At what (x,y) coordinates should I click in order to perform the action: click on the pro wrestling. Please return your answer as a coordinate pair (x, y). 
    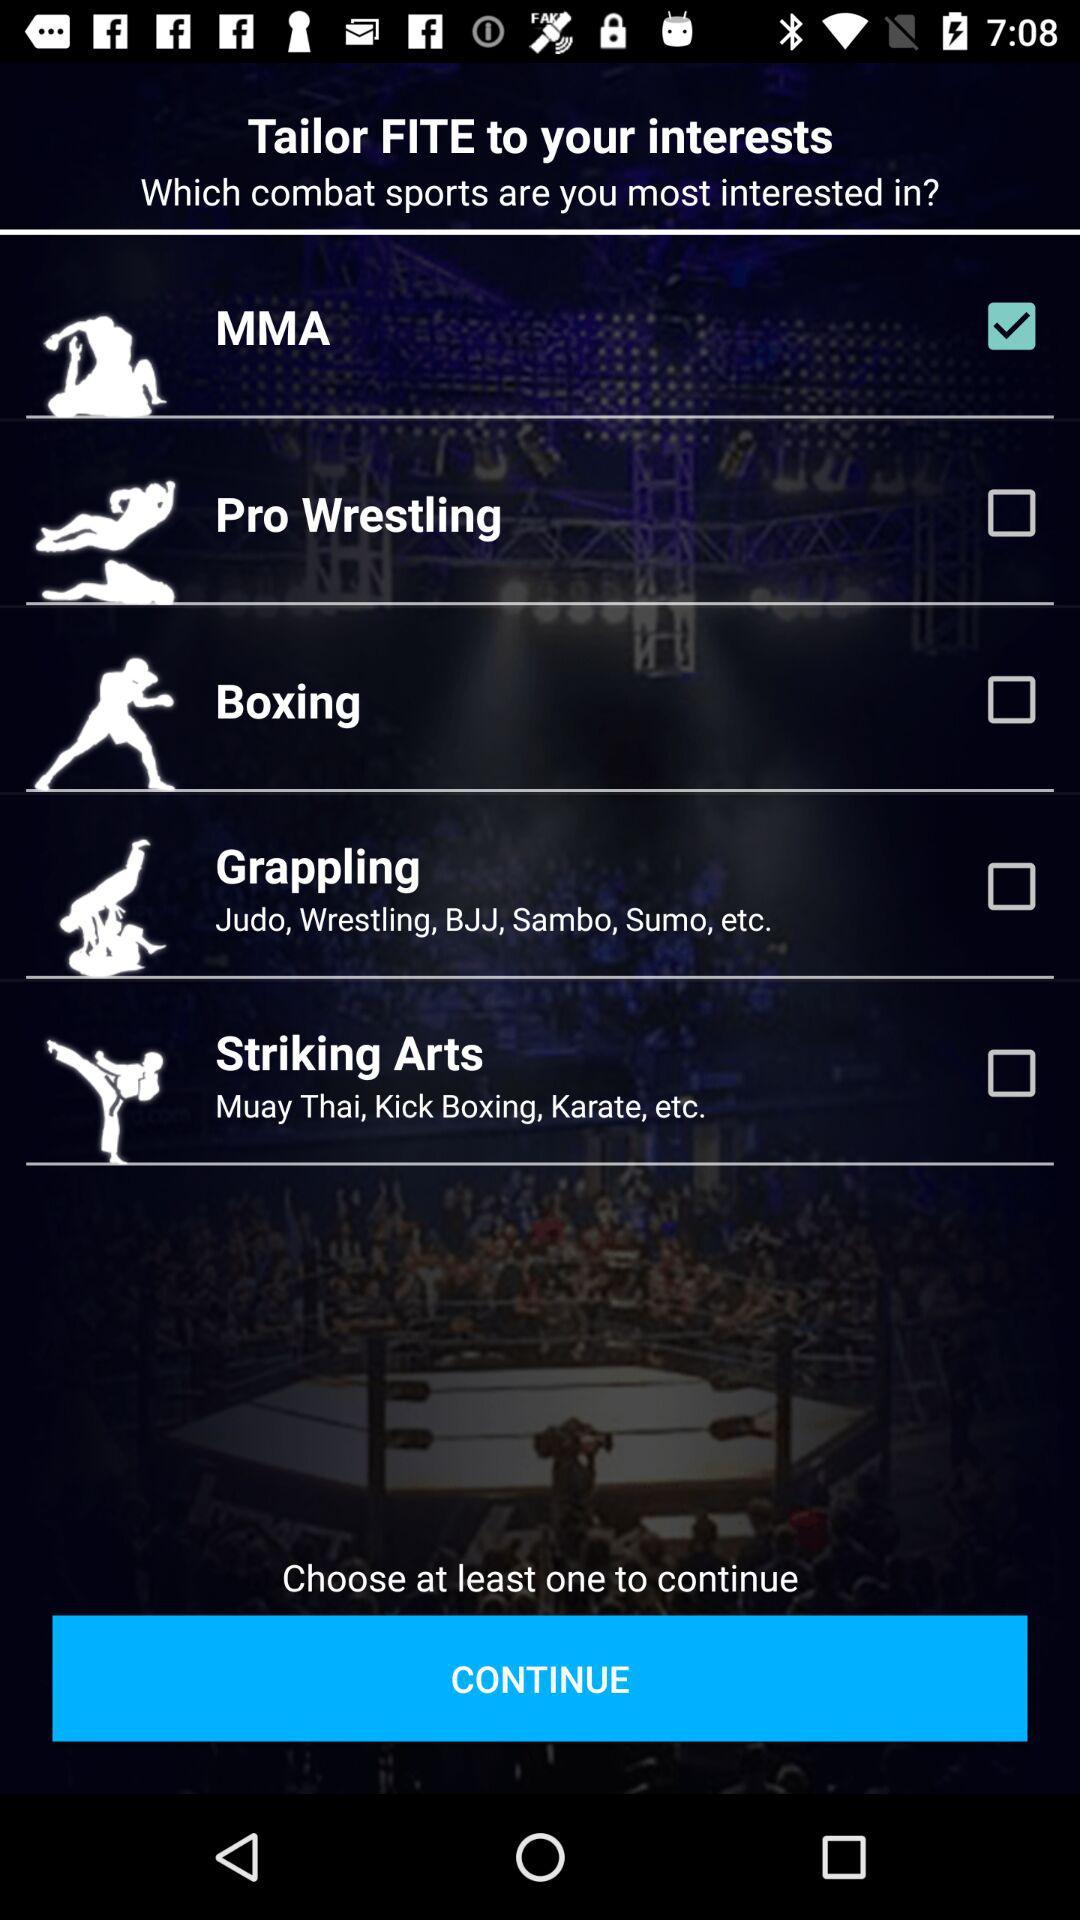
    Looking at the image, I should click on (357, 513).